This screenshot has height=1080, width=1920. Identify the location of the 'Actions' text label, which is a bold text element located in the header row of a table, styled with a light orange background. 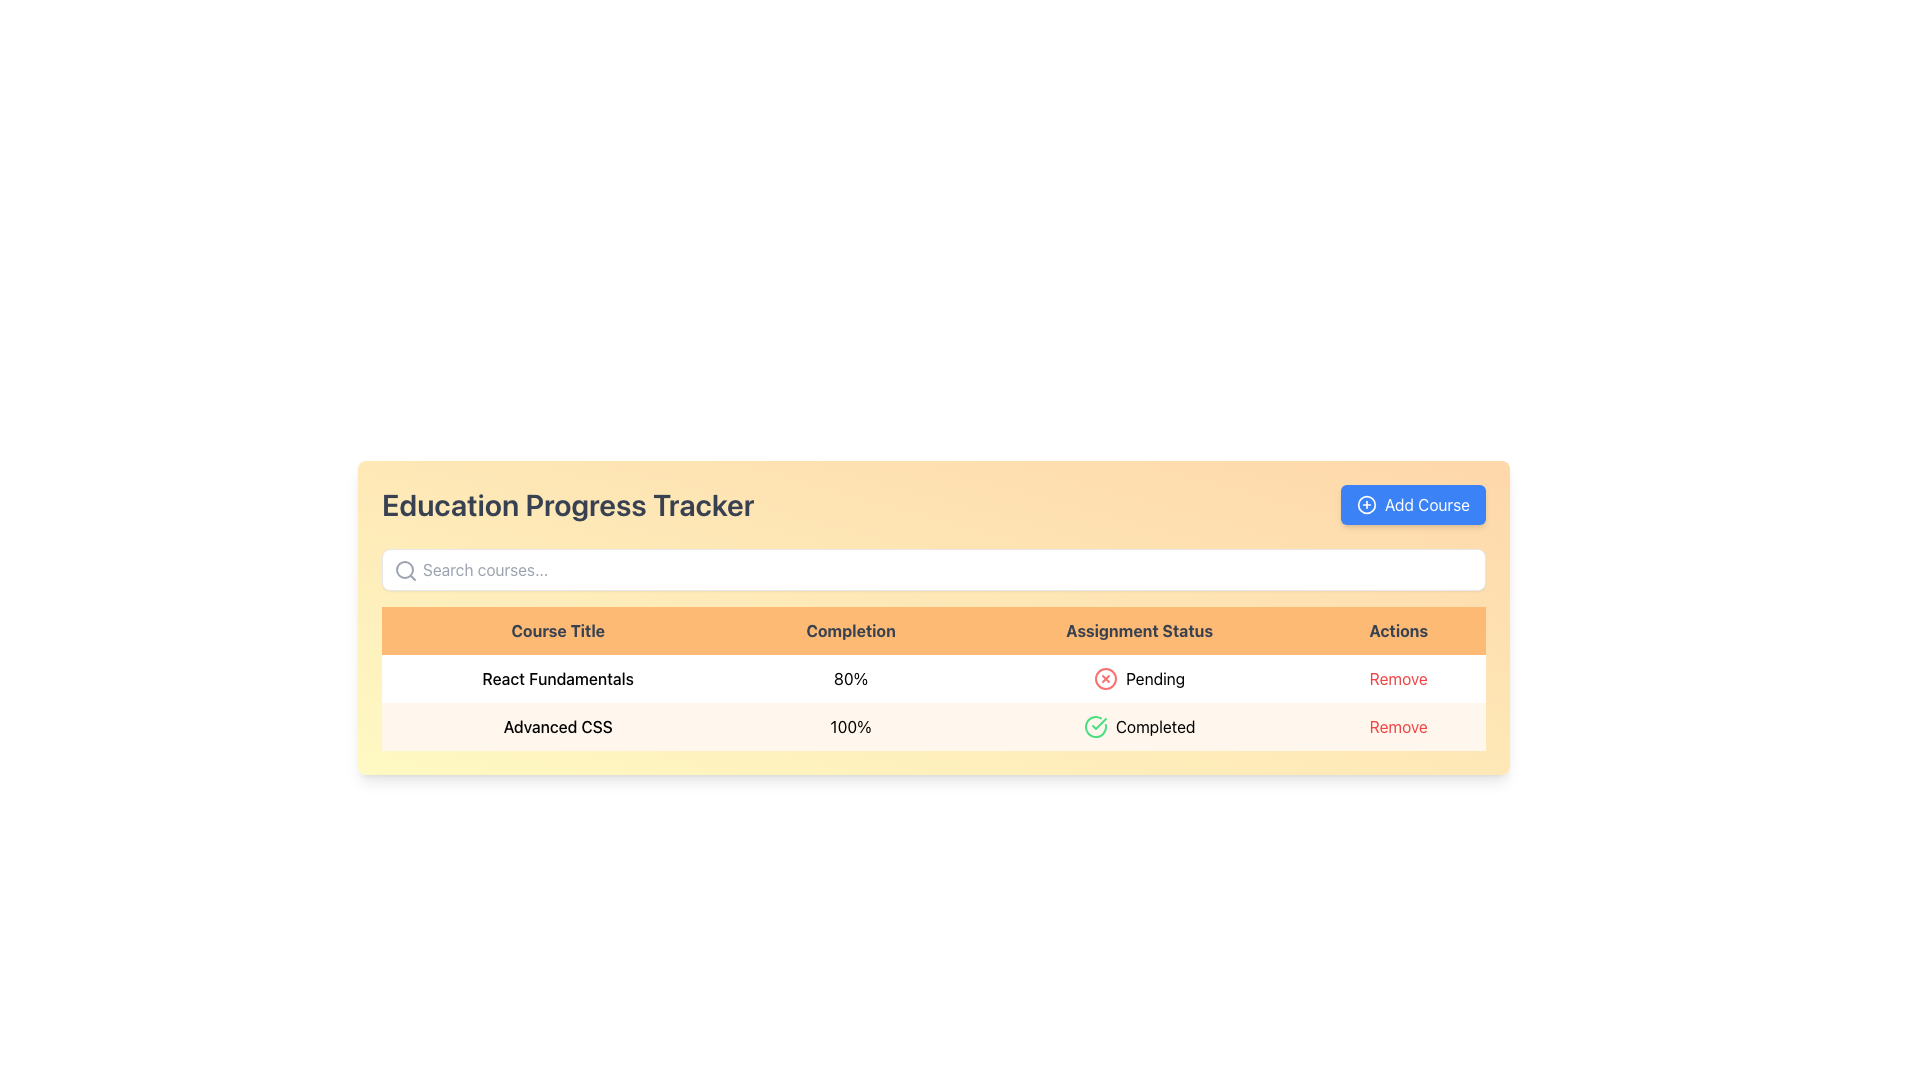
(1397, 631).